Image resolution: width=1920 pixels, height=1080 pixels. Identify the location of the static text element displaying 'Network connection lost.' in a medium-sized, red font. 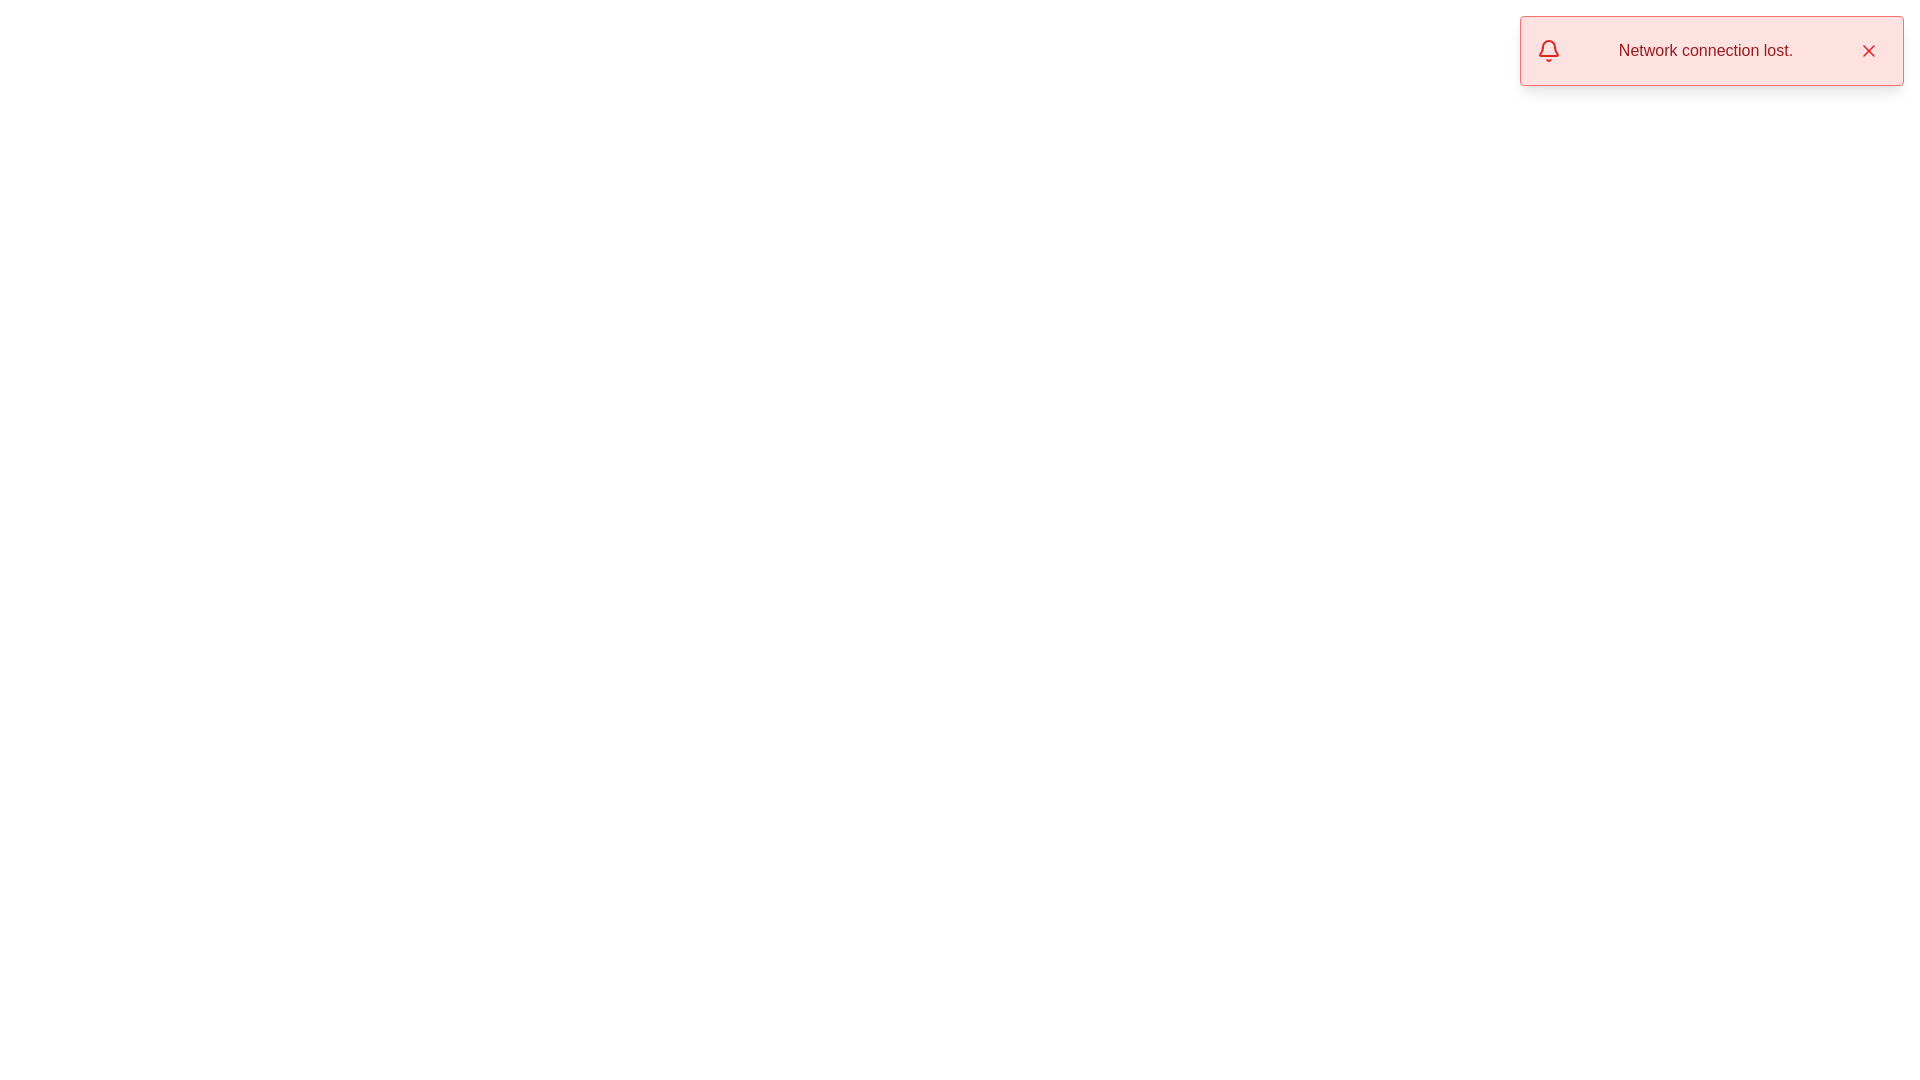
(1704, 49).